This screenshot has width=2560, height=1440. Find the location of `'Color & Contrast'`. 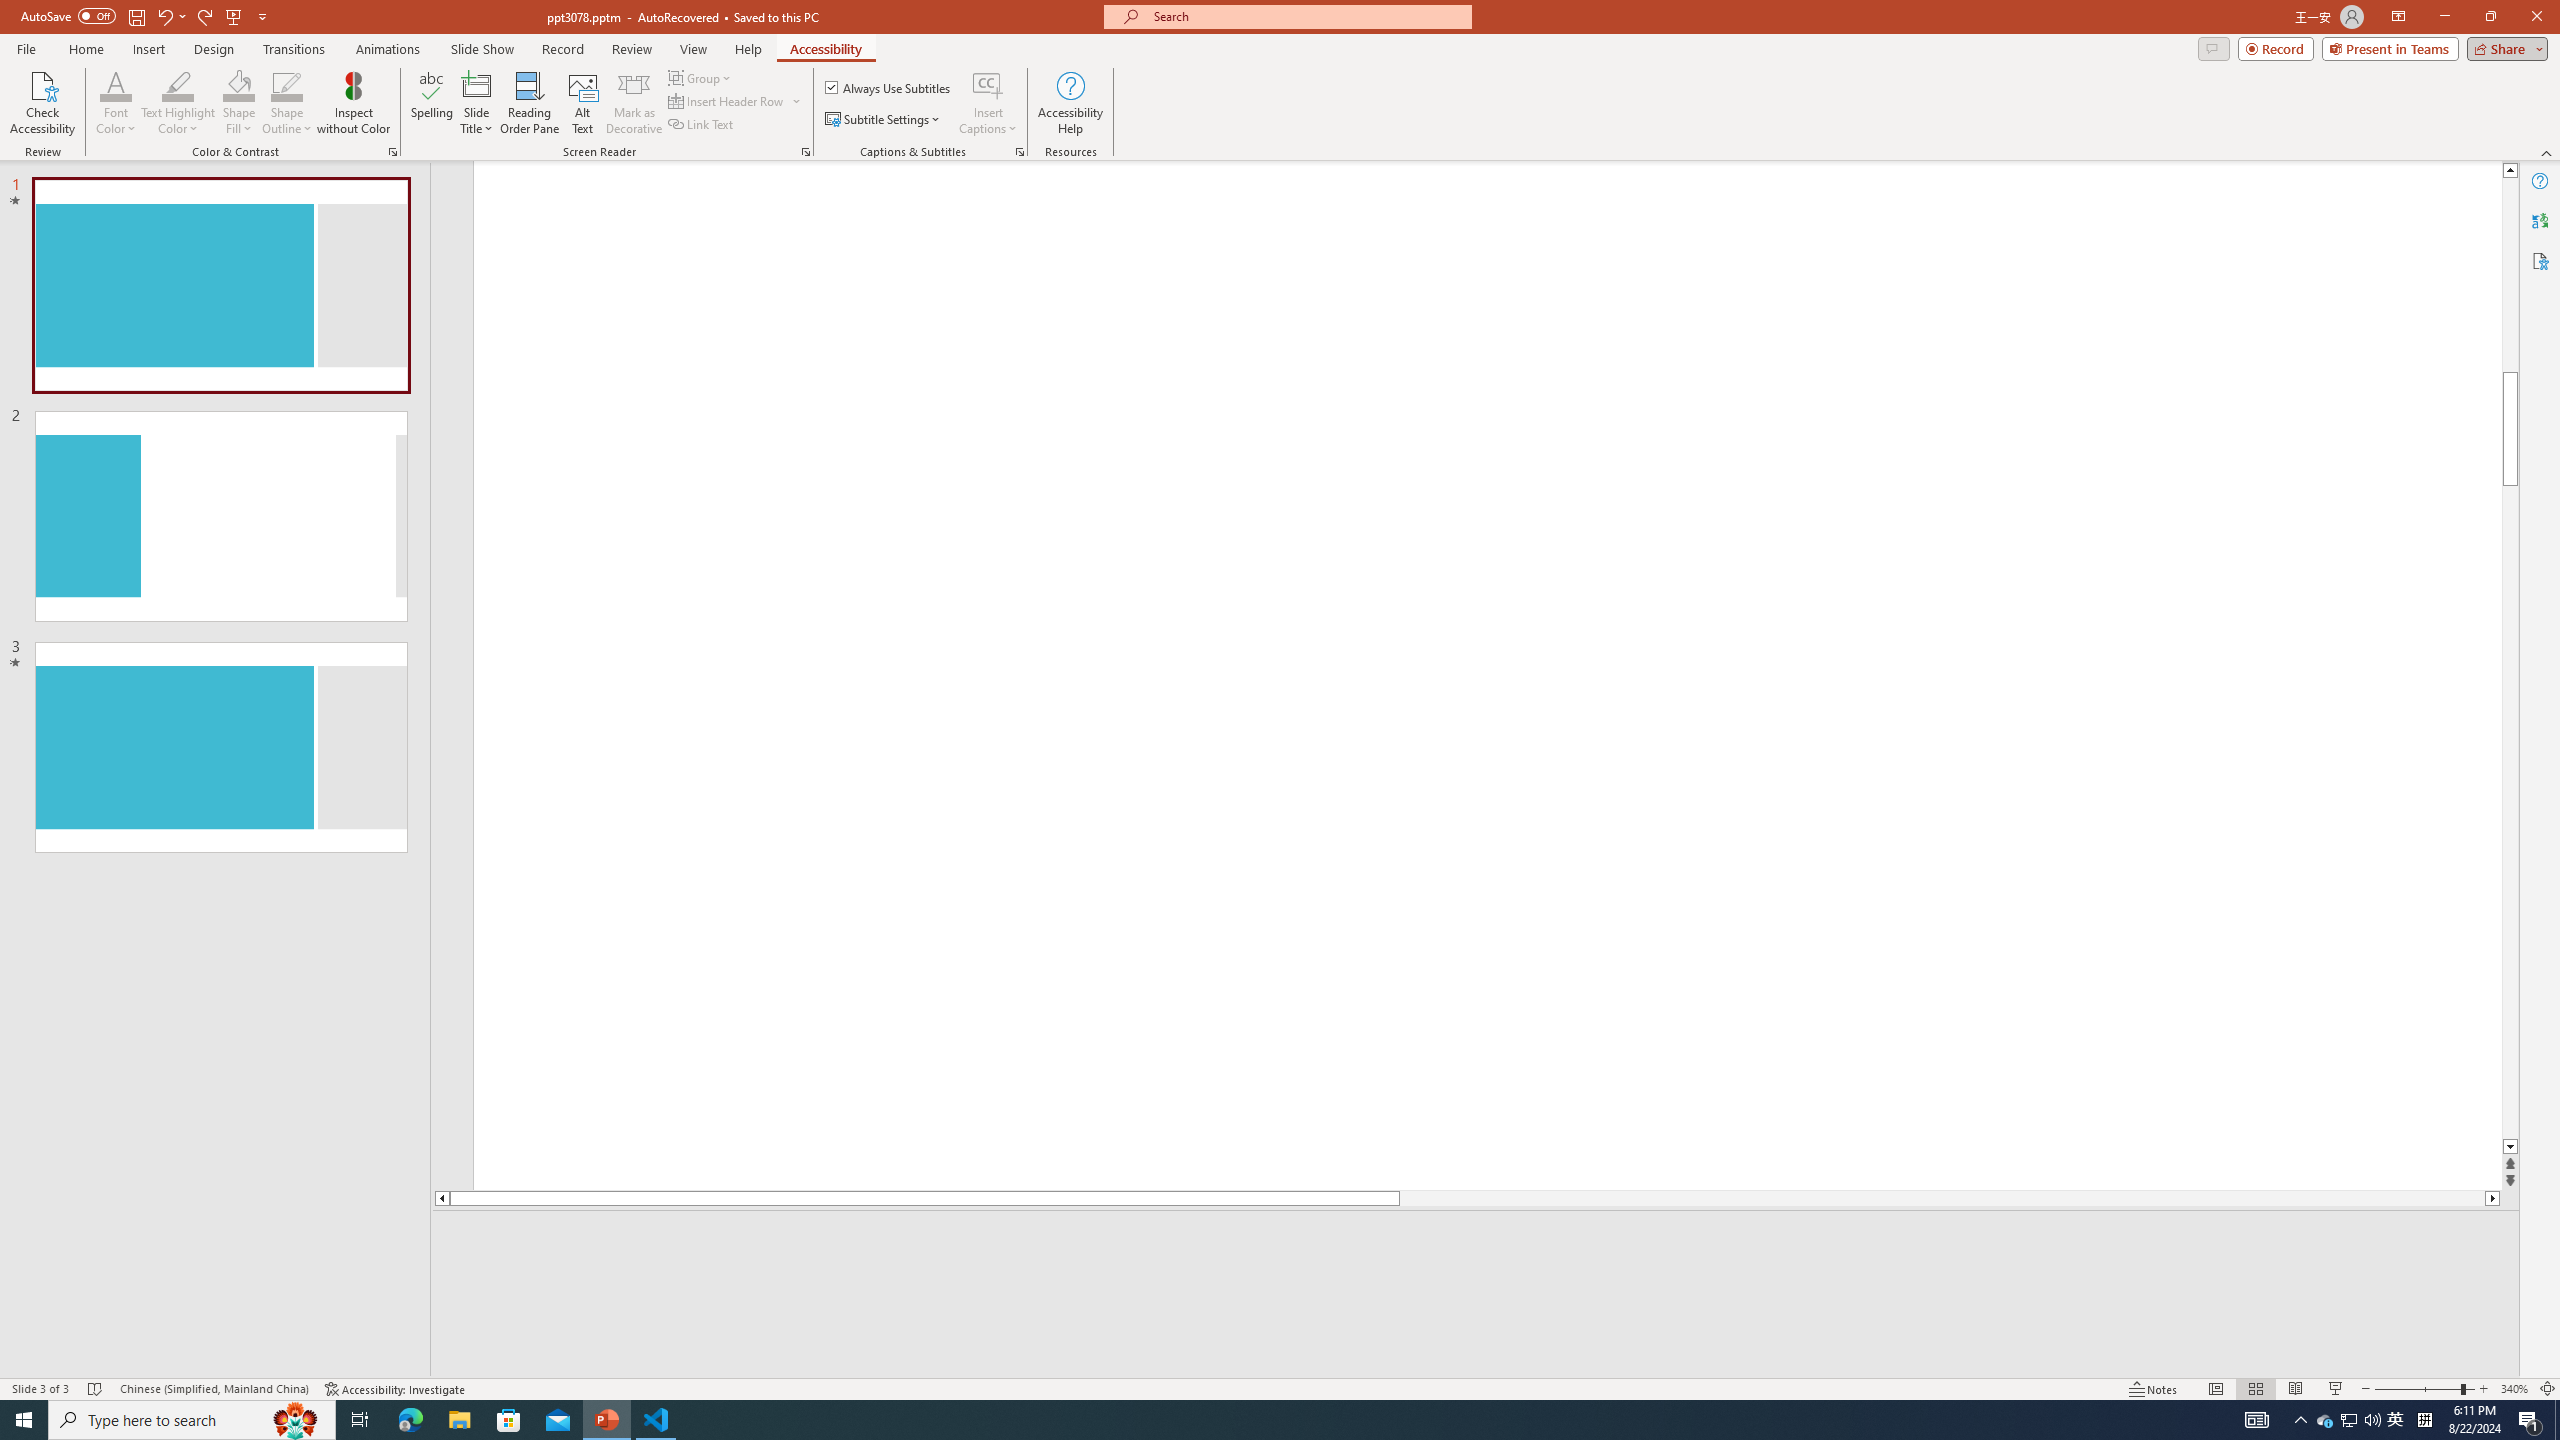

'Color & Contrast' is located at coordinates (391, 150).